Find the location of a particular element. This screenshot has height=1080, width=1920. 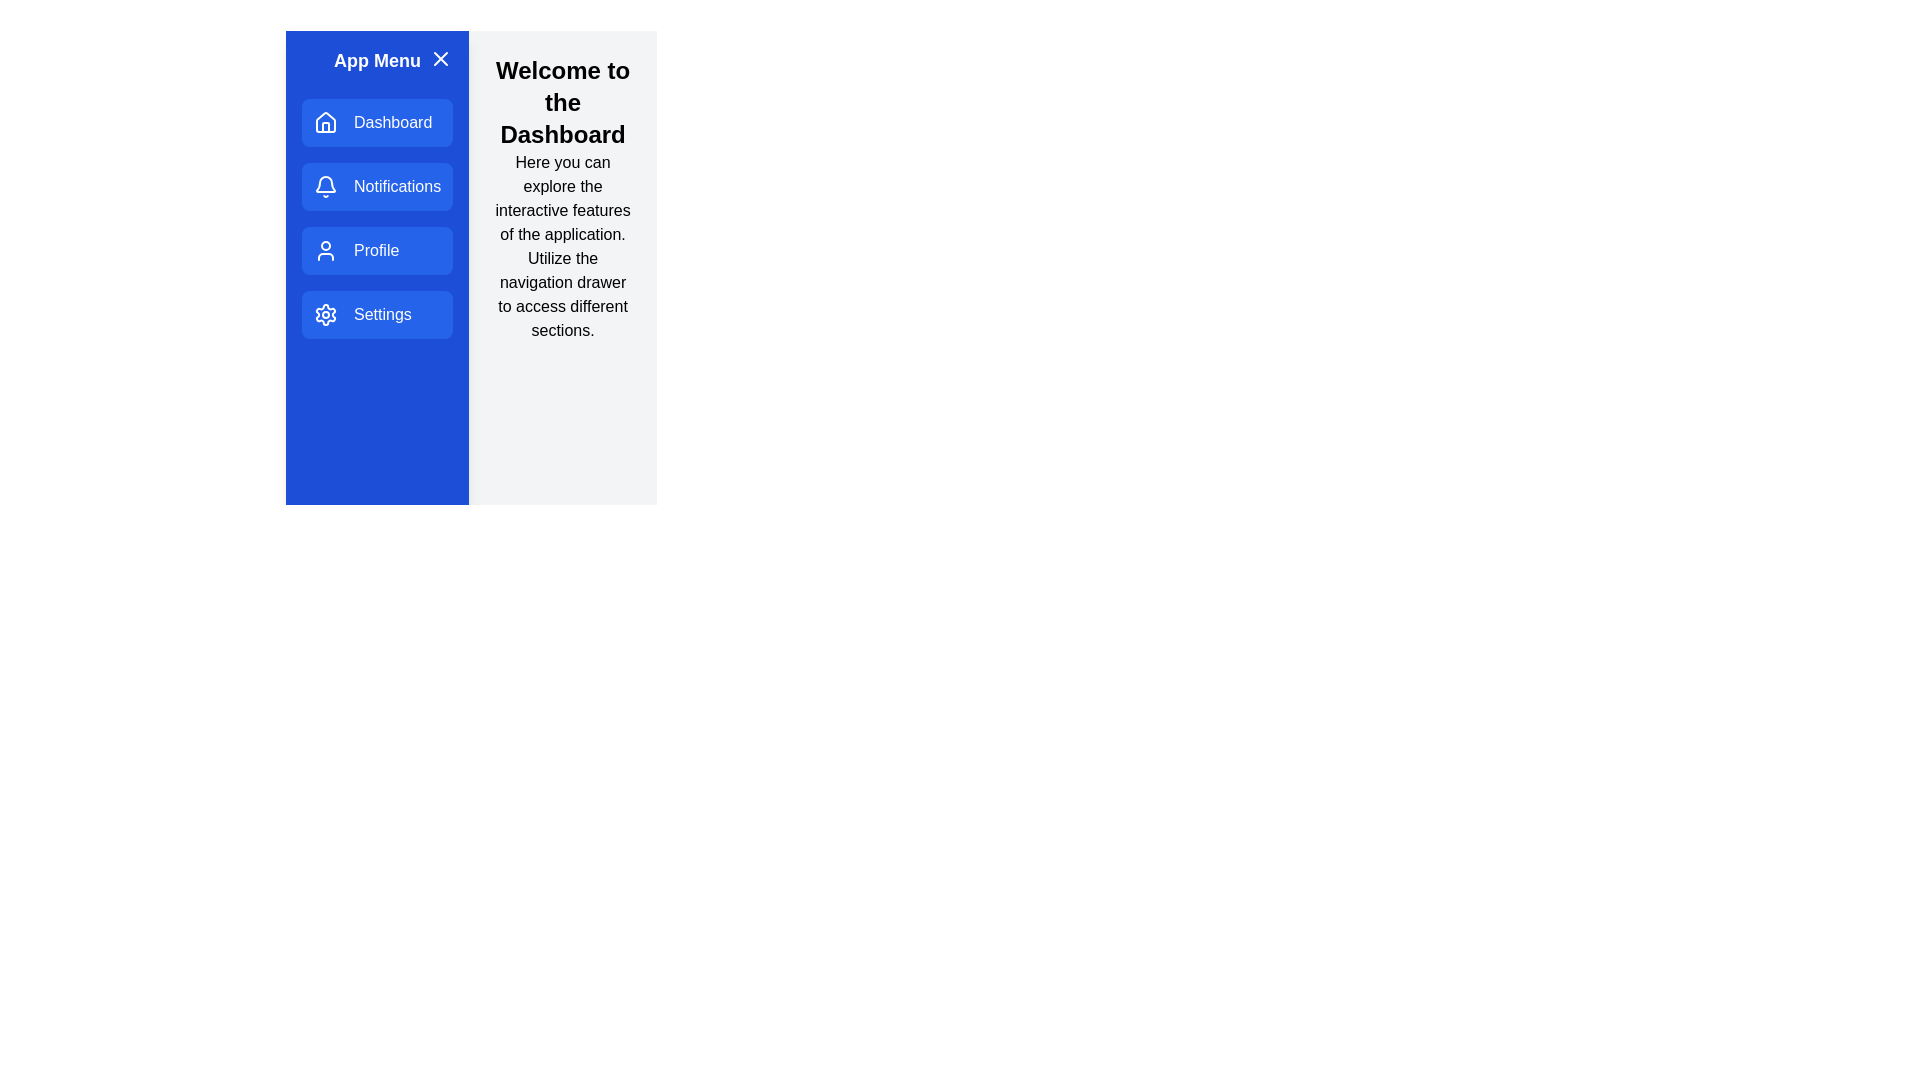

the informational text block that provides guidance on exploring the application's interactive features, located below the 'Welcome to the Dashboard' title is located at coordinates (562, 245).